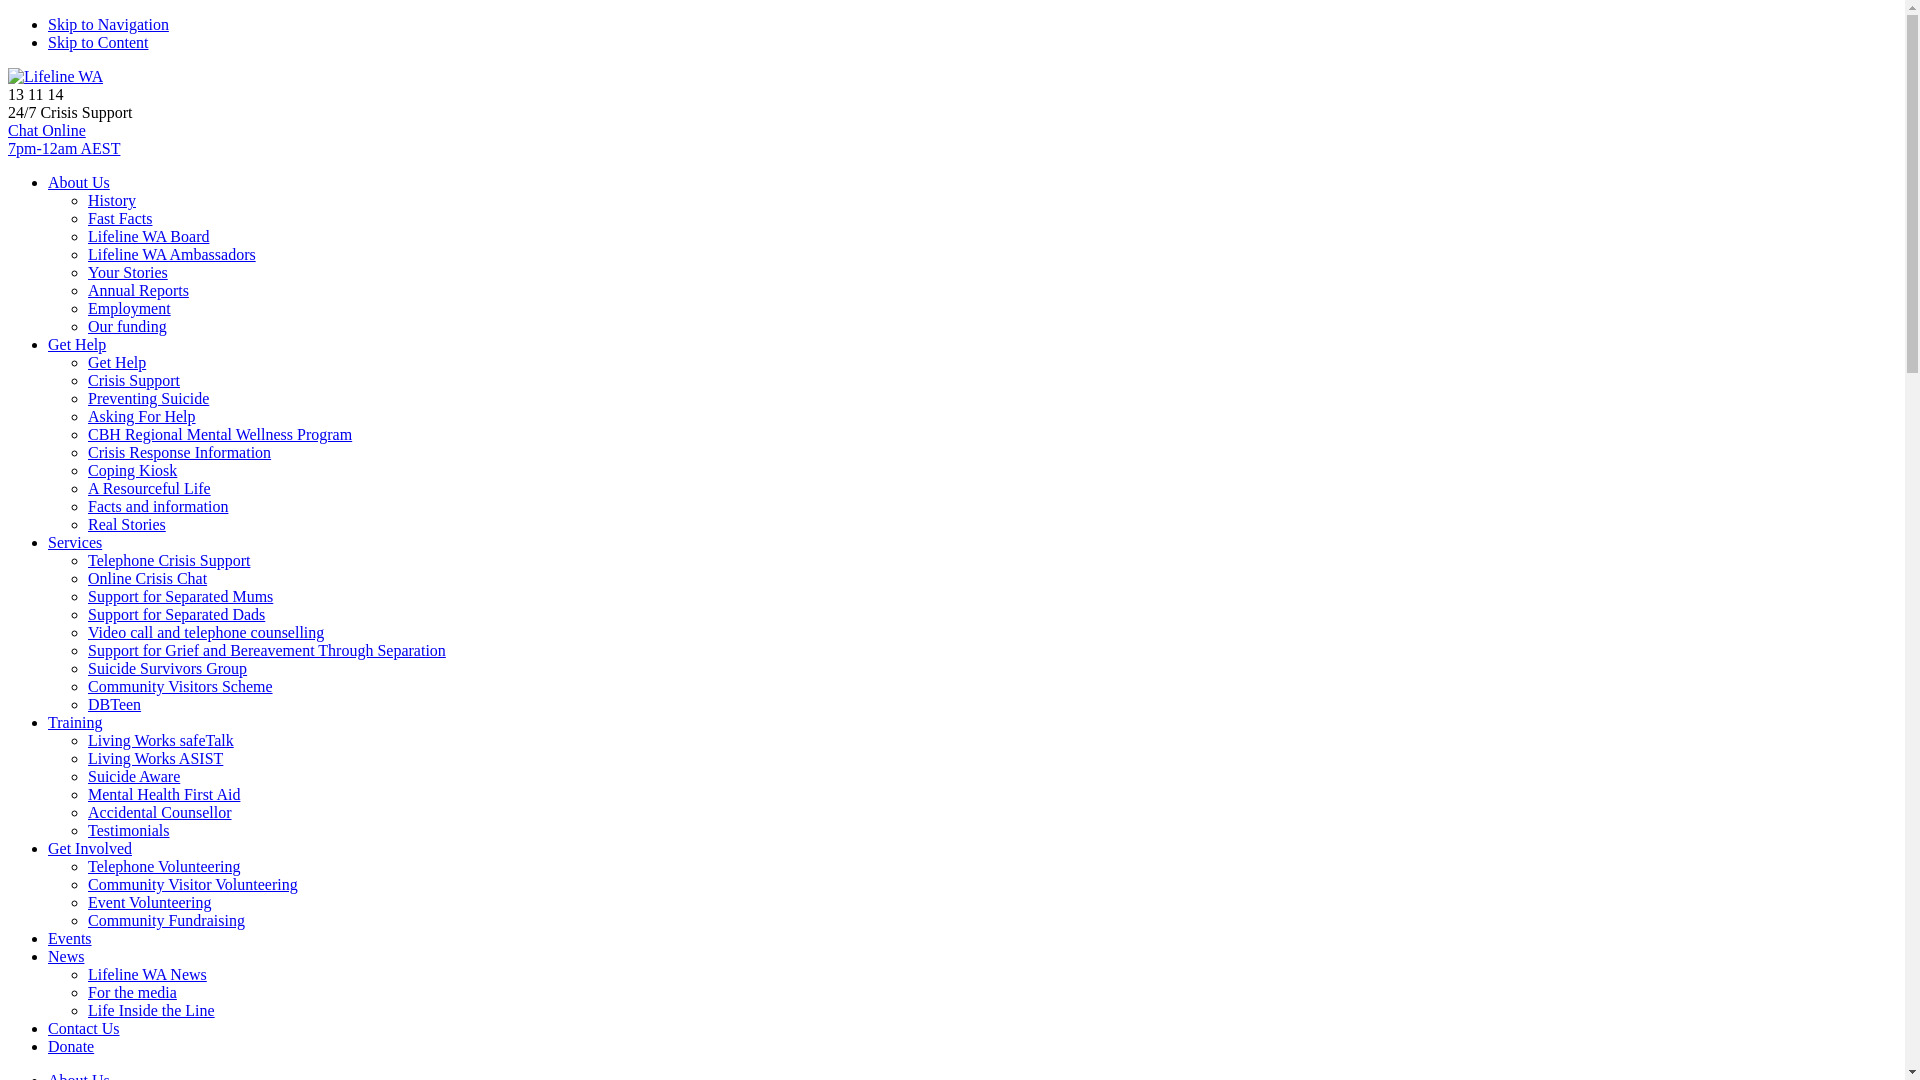 The image size is (1920, 1080). What do you see at coordinates (141, 415) in the screenshot?
I see `'Asking For Help'` at bounding box center [141, 415].